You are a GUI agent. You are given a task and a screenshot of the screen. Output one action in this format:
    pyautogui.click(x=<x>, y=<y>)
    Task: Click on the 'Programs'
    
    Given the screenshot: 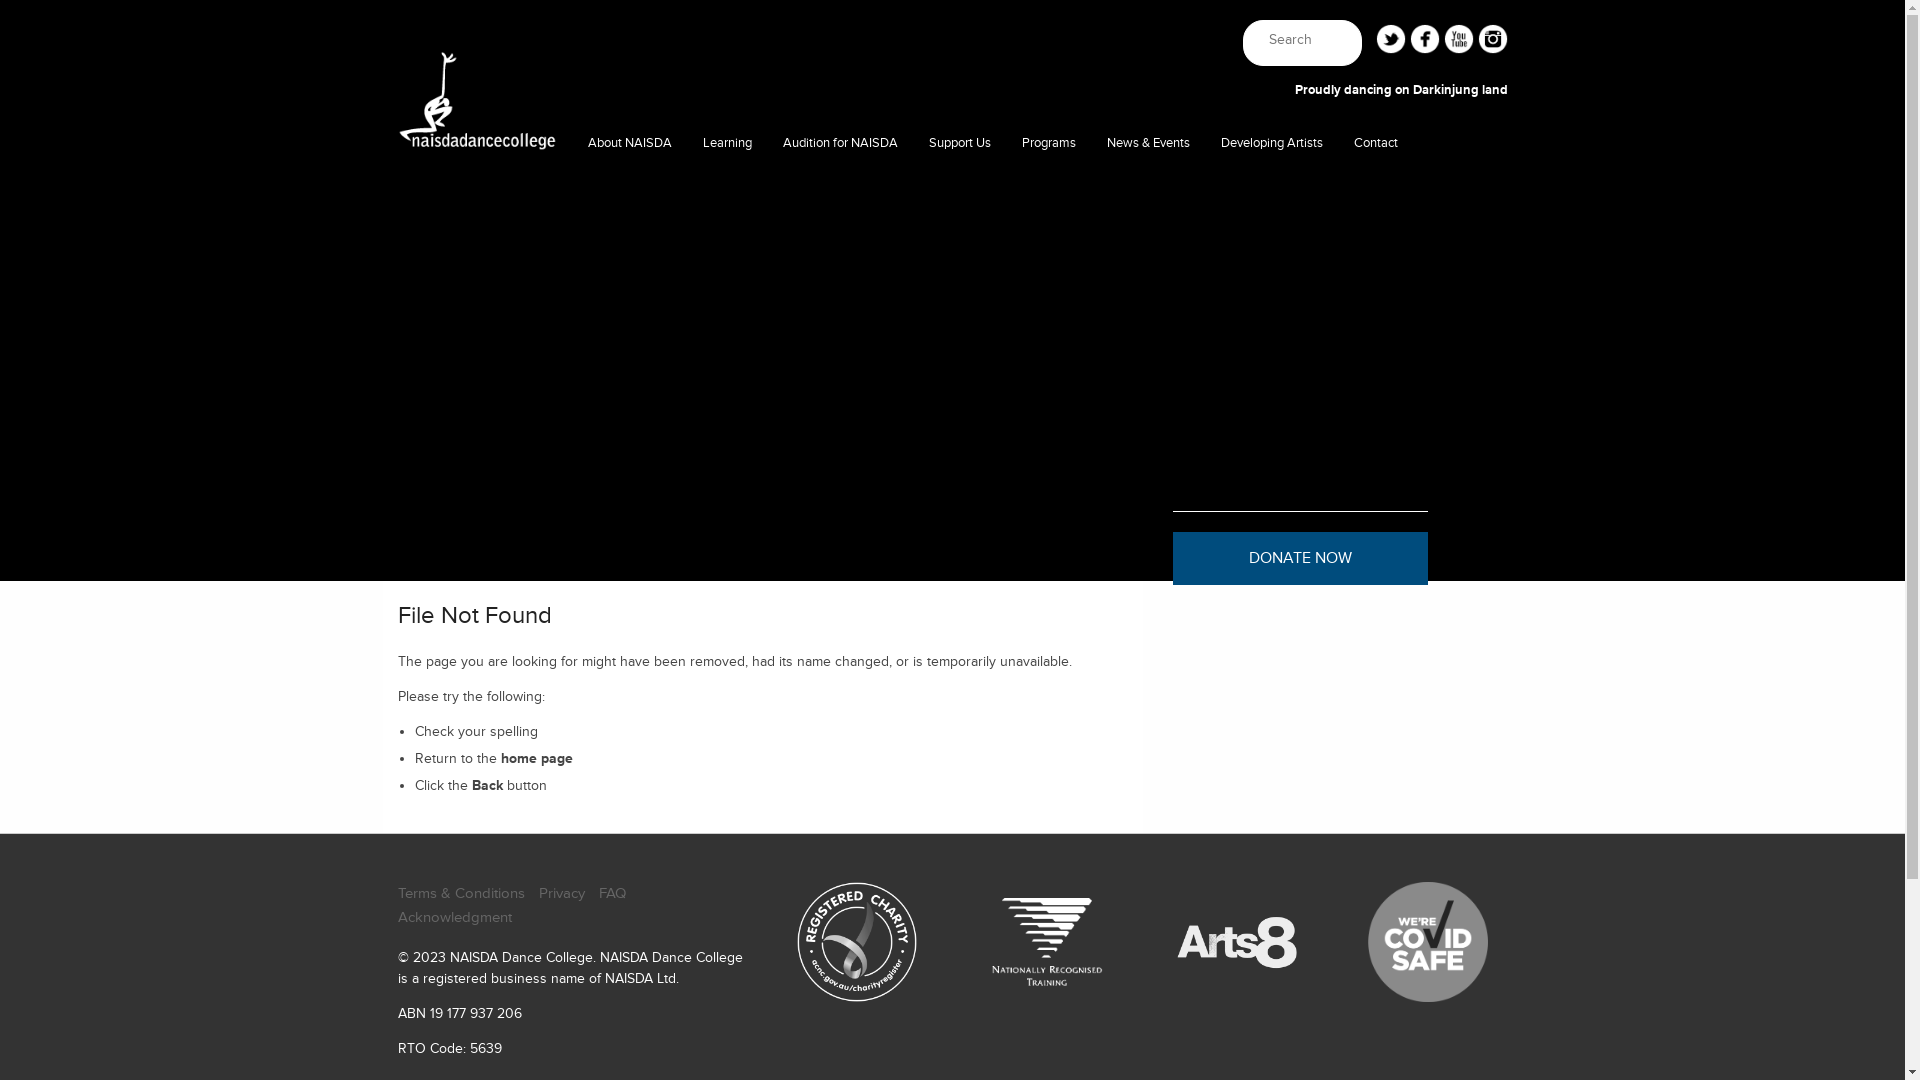 What is the action you would take?
    pyautogui.click(x=1048, y=142)
    